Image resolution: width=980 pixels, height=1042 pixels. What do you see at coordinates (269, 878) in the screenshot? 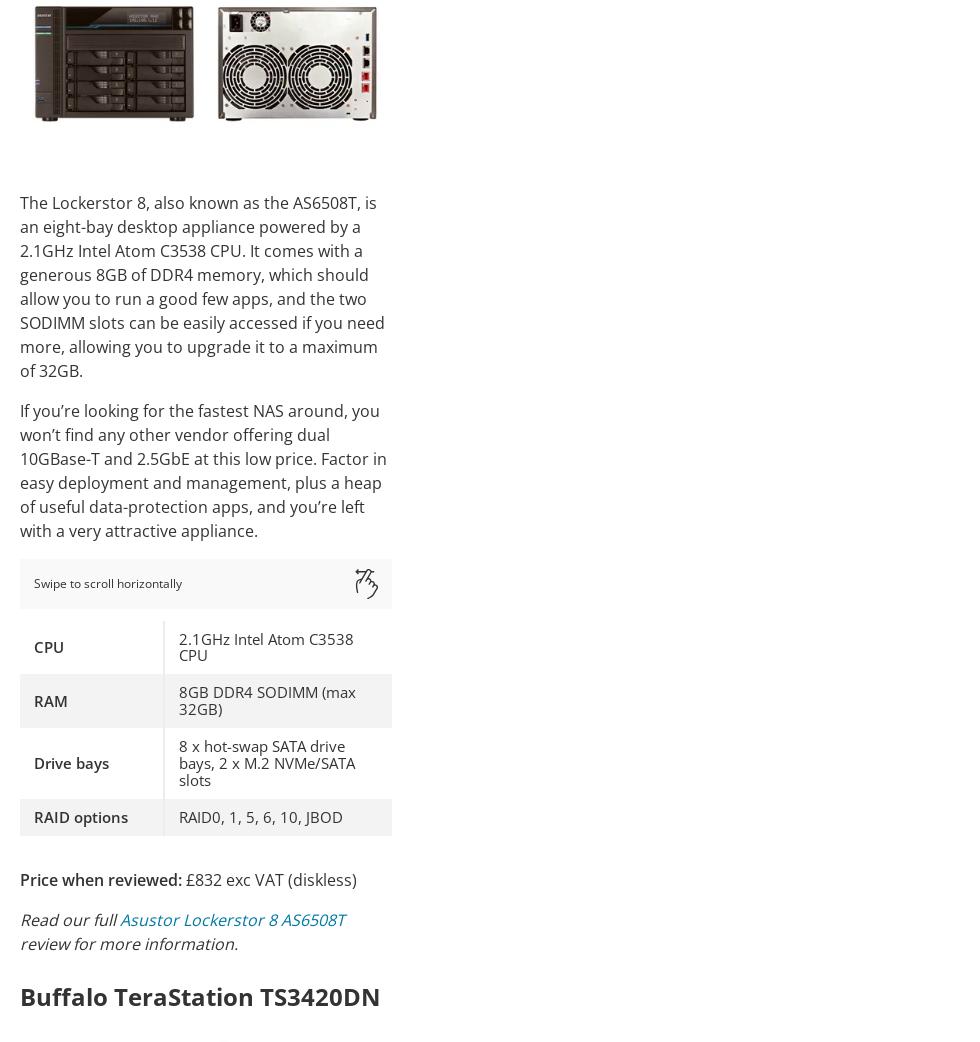
I see `'£832 exc VAT (diskless)'` at bounding box center [269, 878].